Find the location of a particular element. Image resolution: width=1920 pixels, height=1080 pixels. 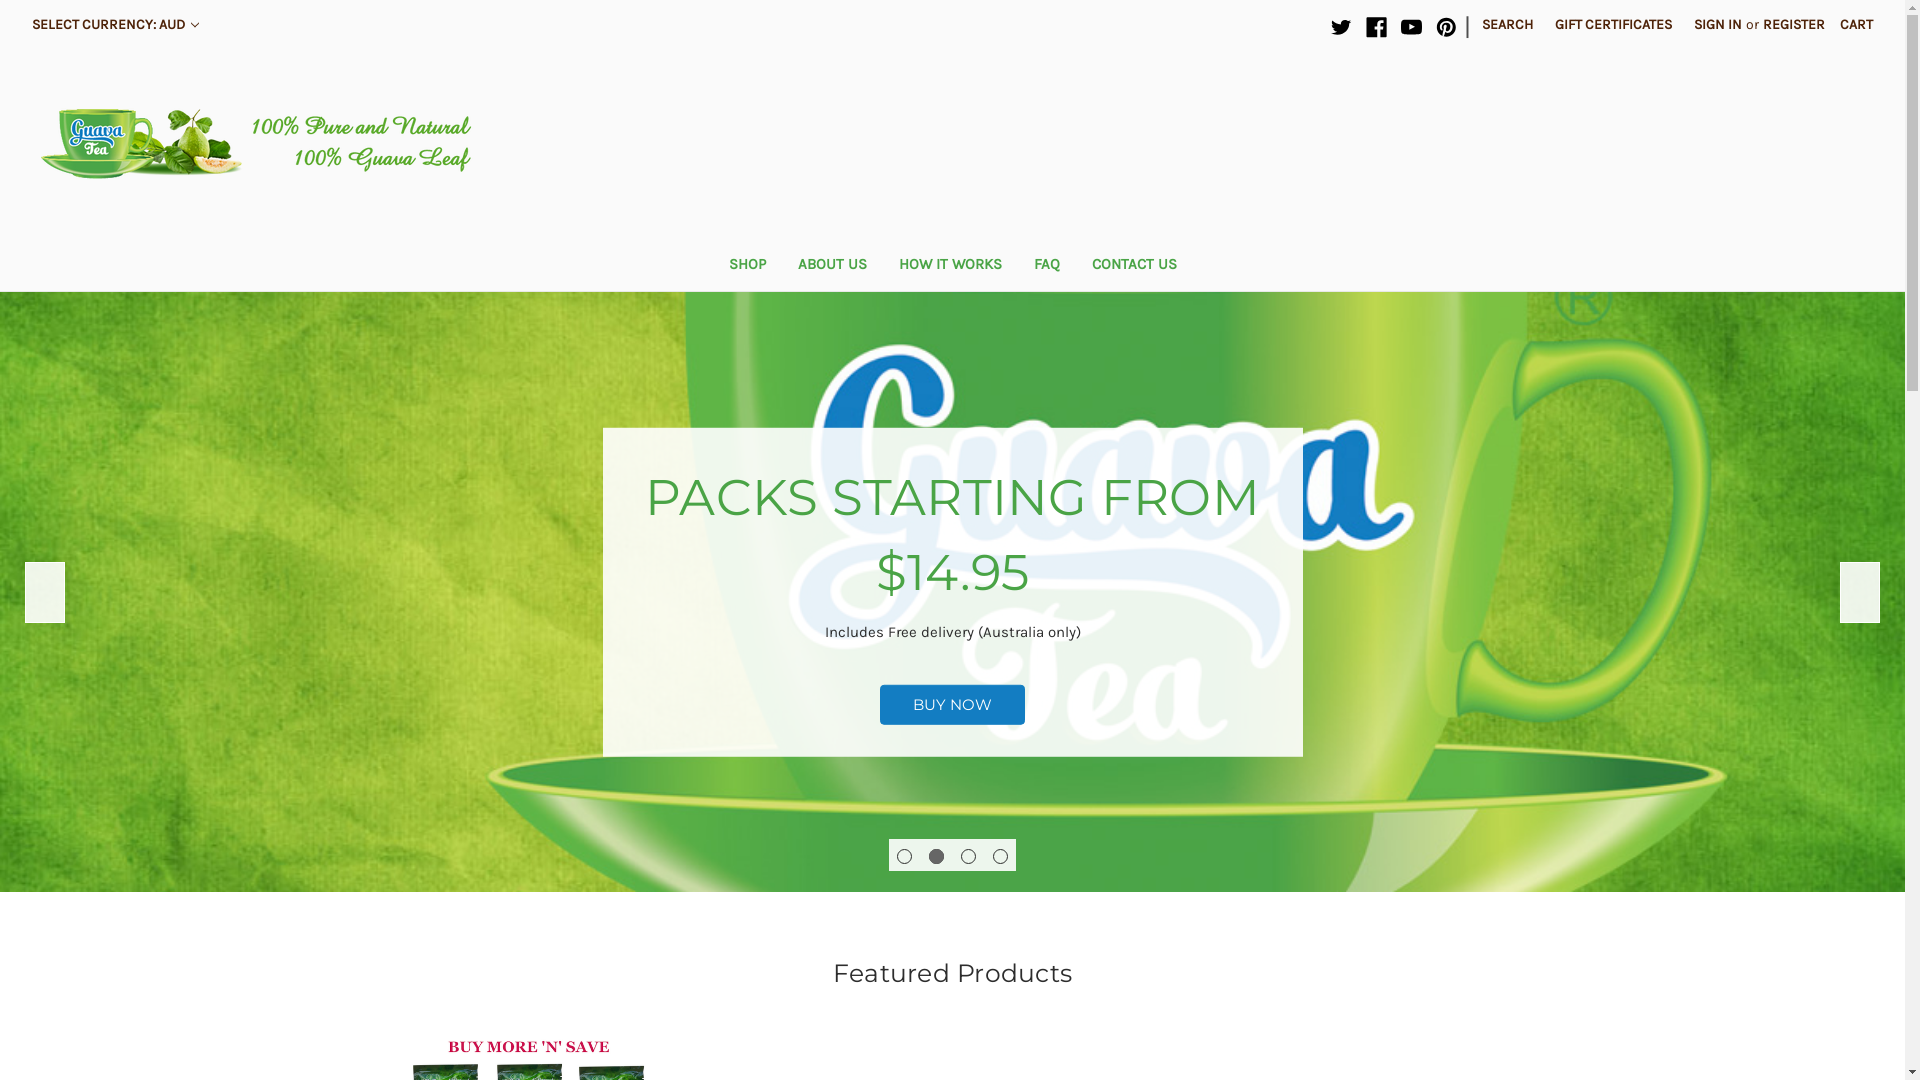

'1' is located at coordinates (896, 855).